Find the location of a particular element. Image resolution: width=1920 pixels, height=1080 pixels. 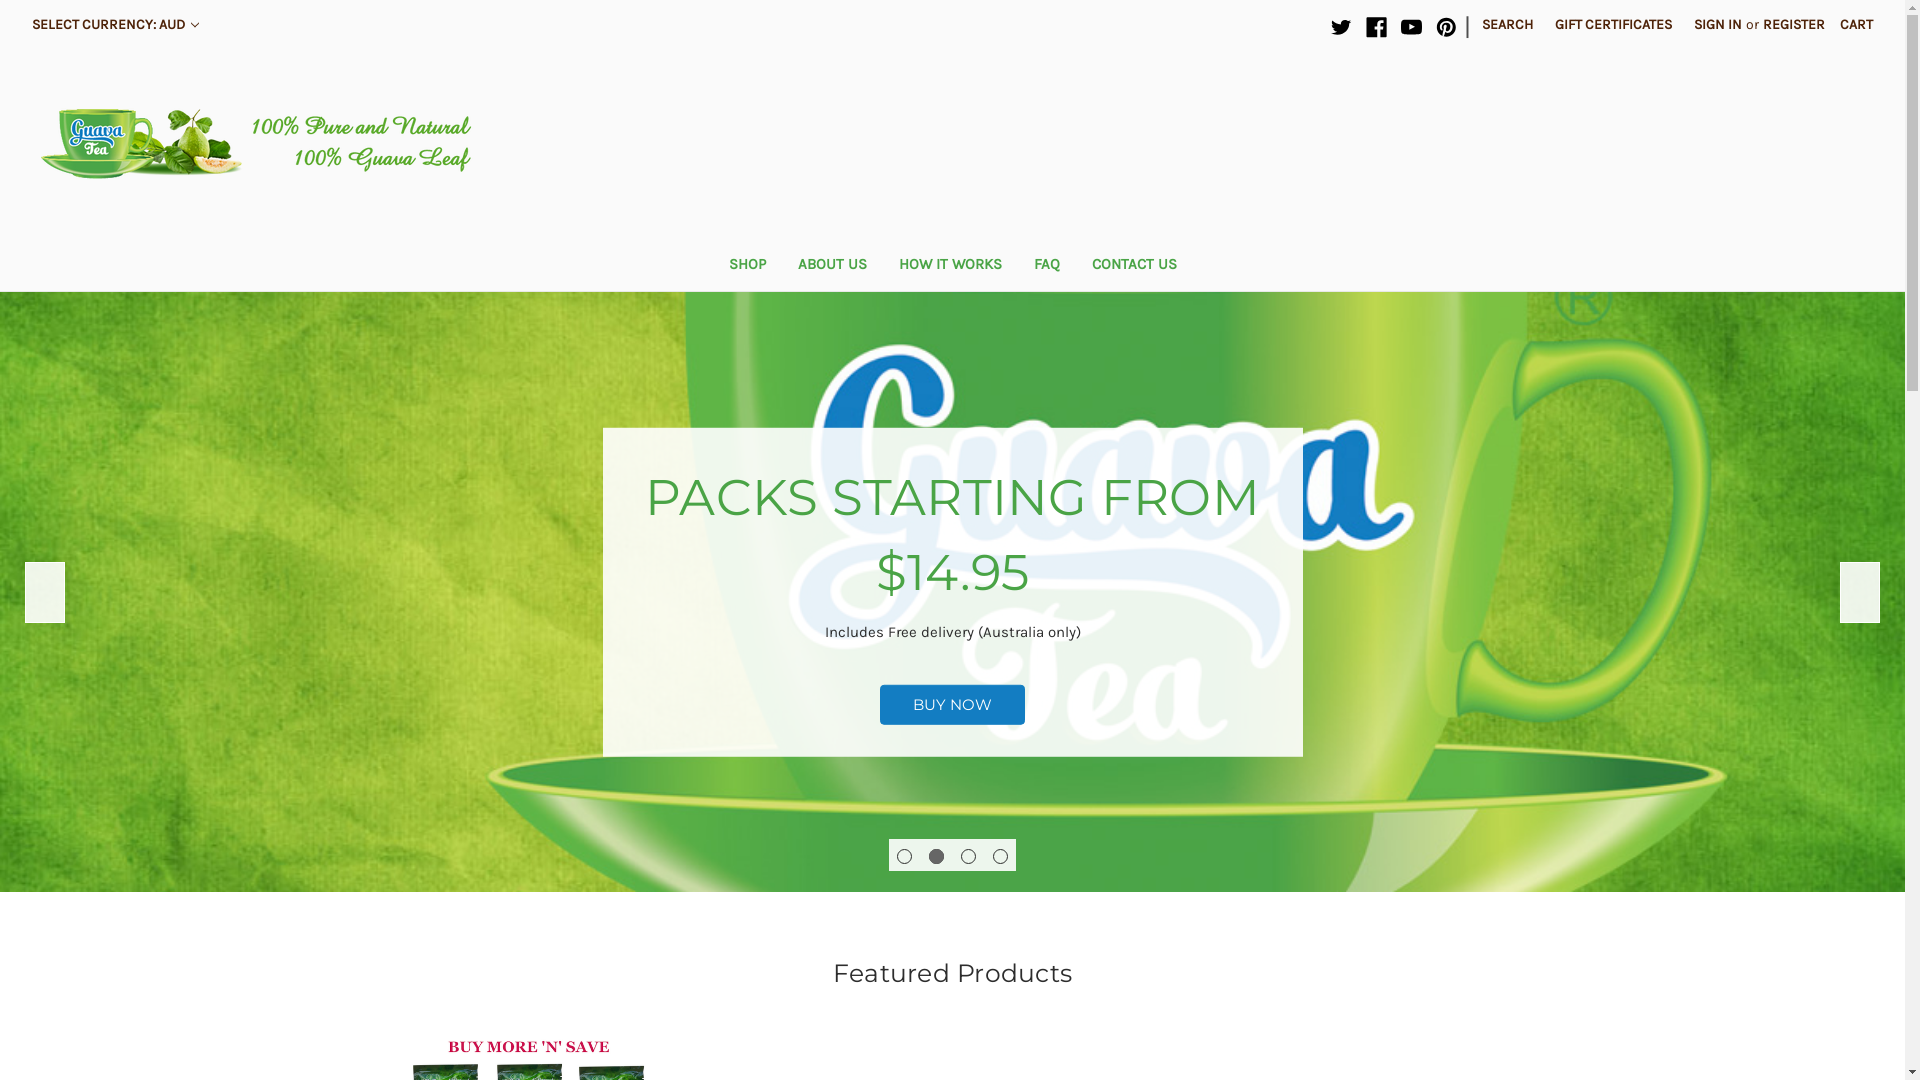

'1' is located at coordinates (896, 855).